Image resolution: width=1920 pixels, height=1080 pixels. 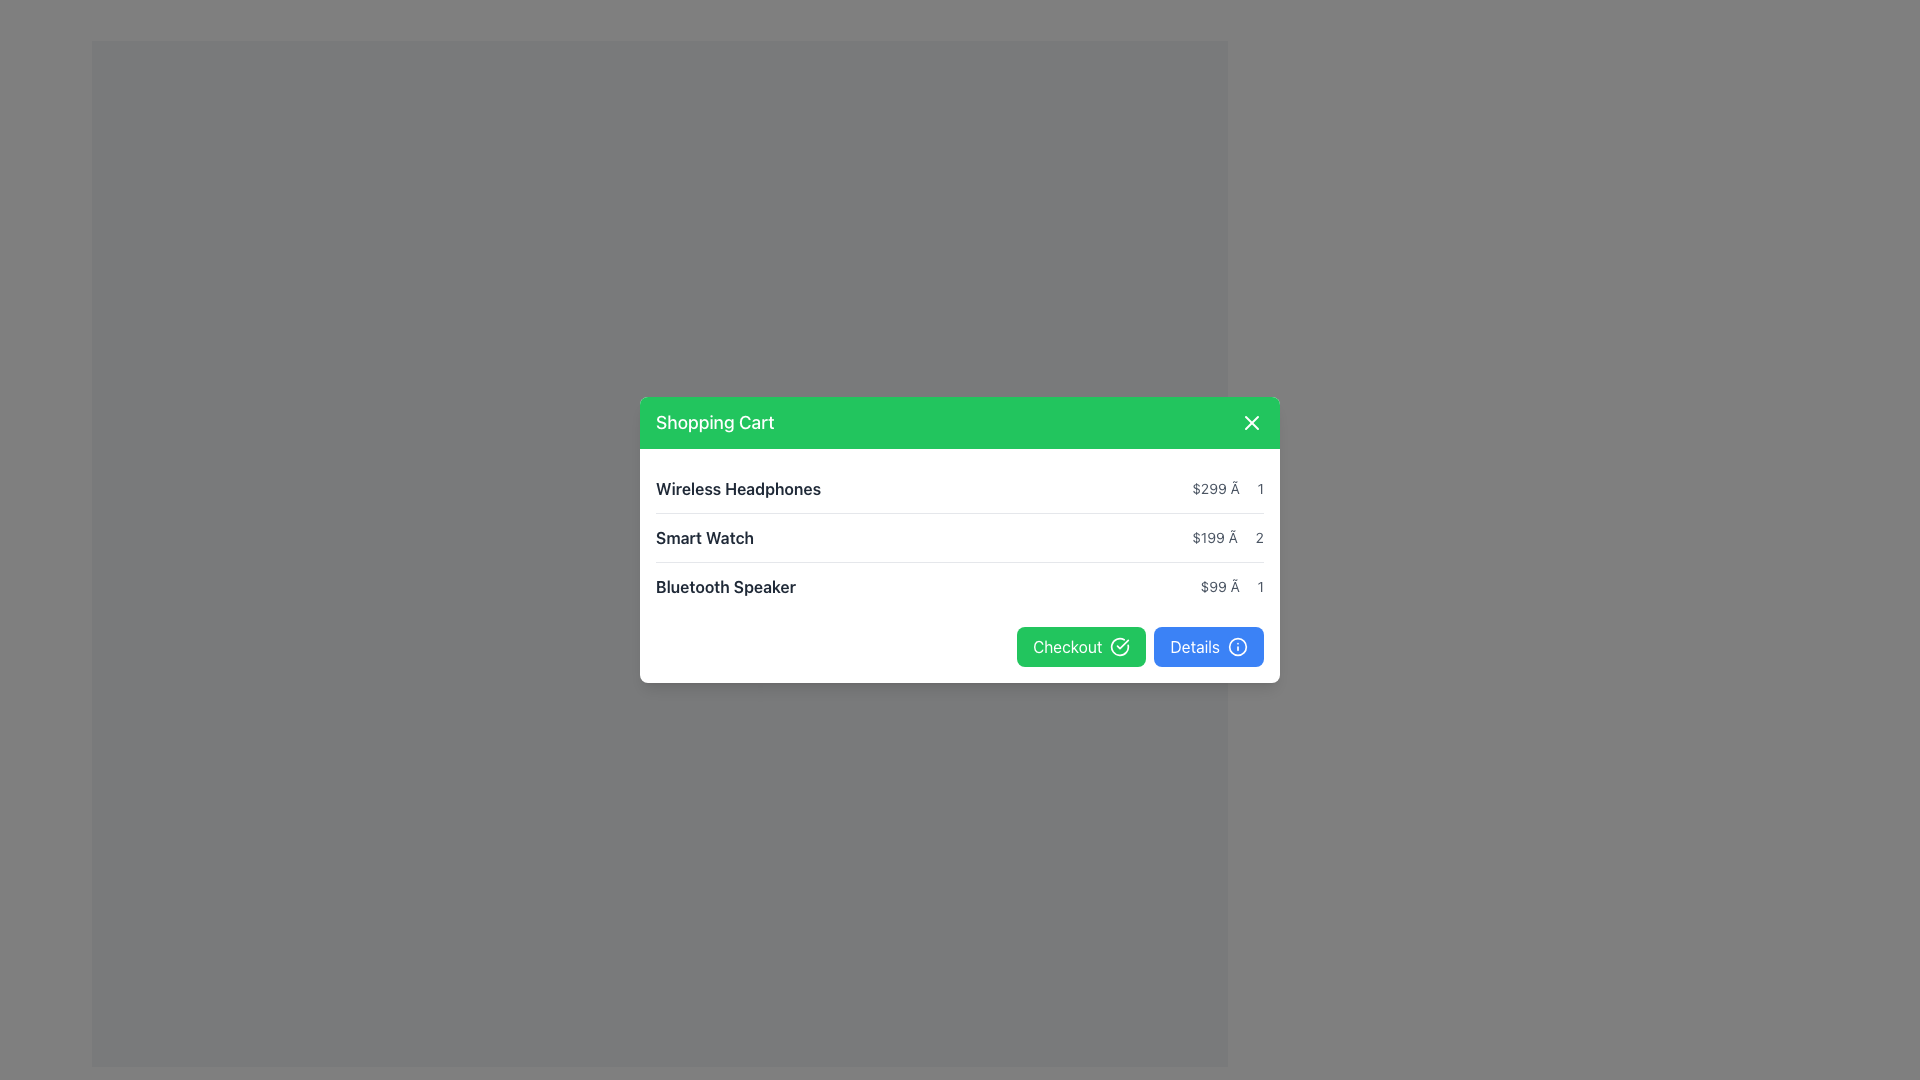 I want to click on the icon associated with the 'Details' button, which is the second element located to the right of the text 'Details' in the bottom-right corner of the modal window, so click(x=1237, y=647).